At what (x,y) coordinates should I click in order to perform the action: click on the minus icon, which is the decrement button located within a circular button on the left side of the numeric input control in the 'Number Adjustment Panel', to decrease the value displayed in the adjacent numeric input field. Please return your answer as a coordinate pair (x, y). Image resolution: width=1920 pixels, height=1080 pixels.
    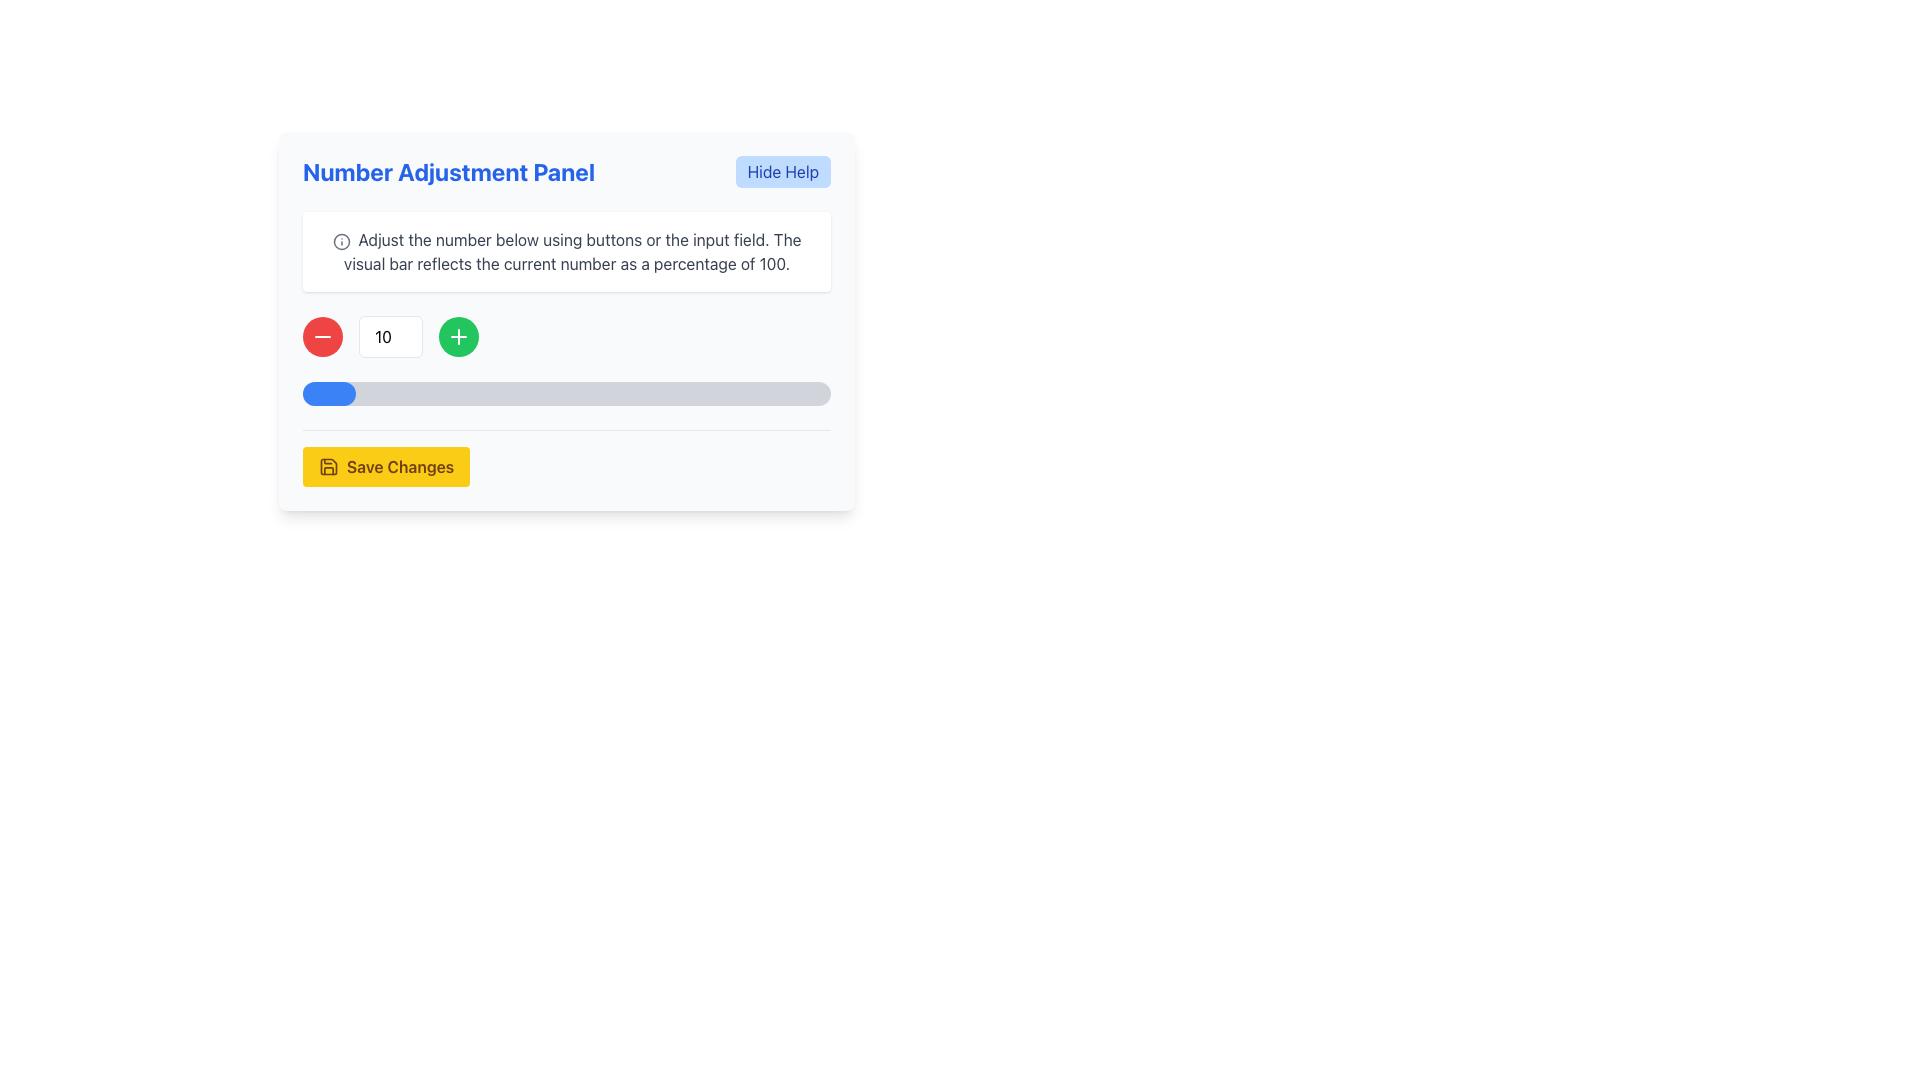
    Looking at the image, I should click on (322, 335).